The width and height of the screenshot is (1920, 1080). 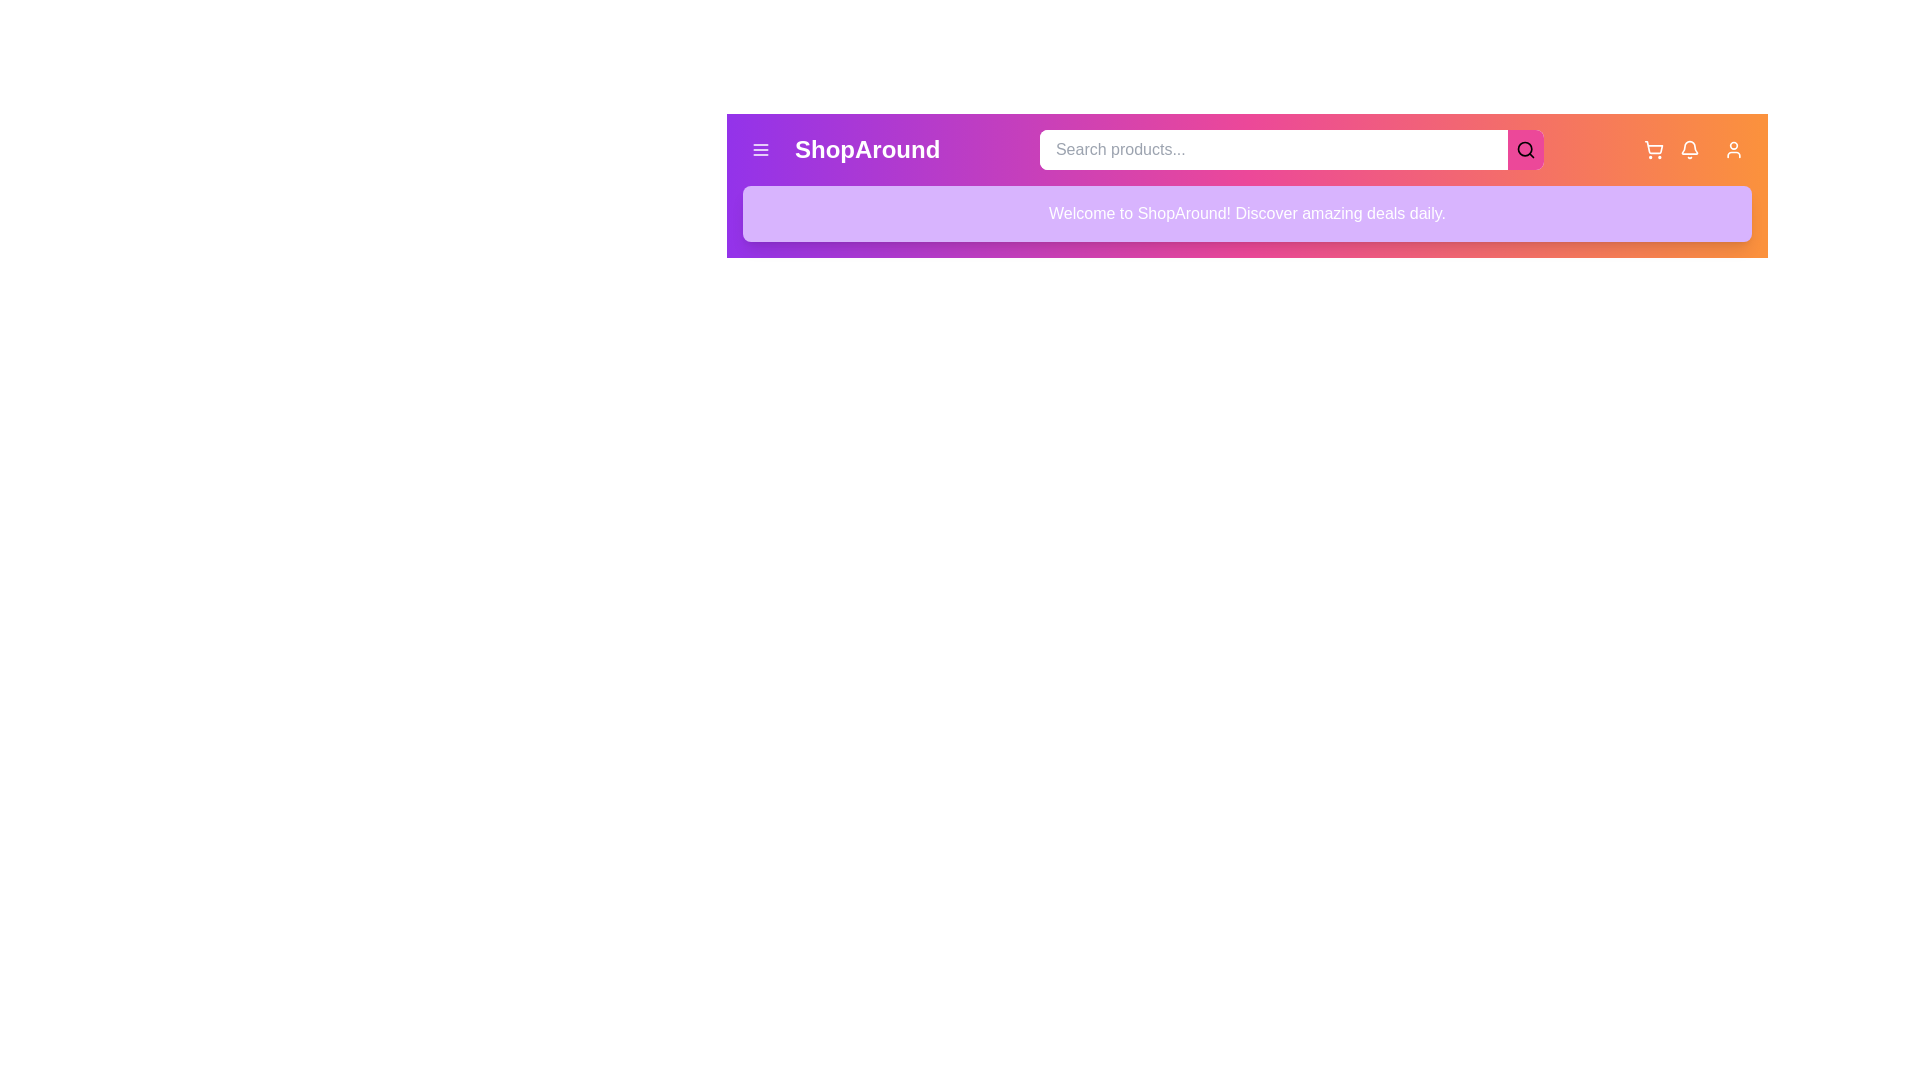 What do you see at coordinates (760, 149) in the screenshot?
I see `the menu button located on the left side of the EnhancedAppBar` at bounding box center [760, 149].